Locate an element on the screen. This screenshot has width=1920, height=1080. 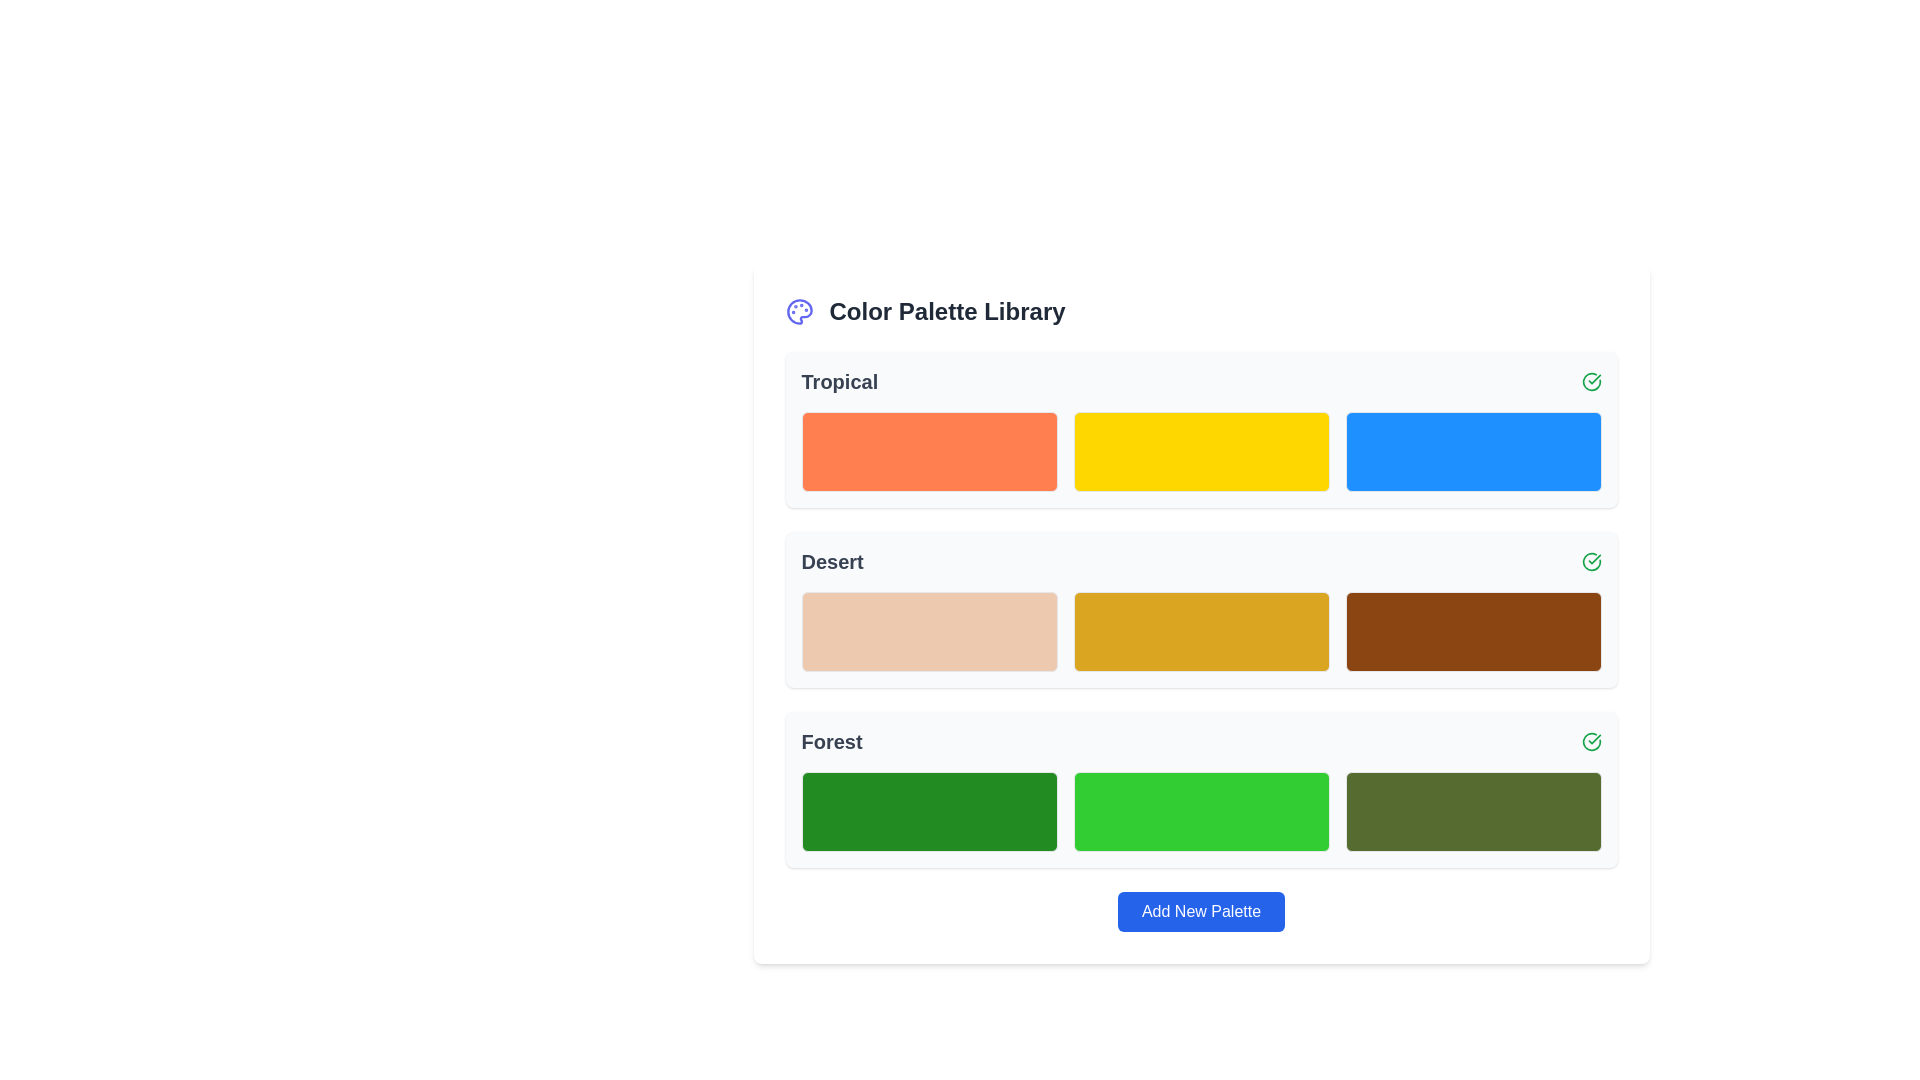
the color swatch labeled 'Desert' is located at coordinates (1200, 632).